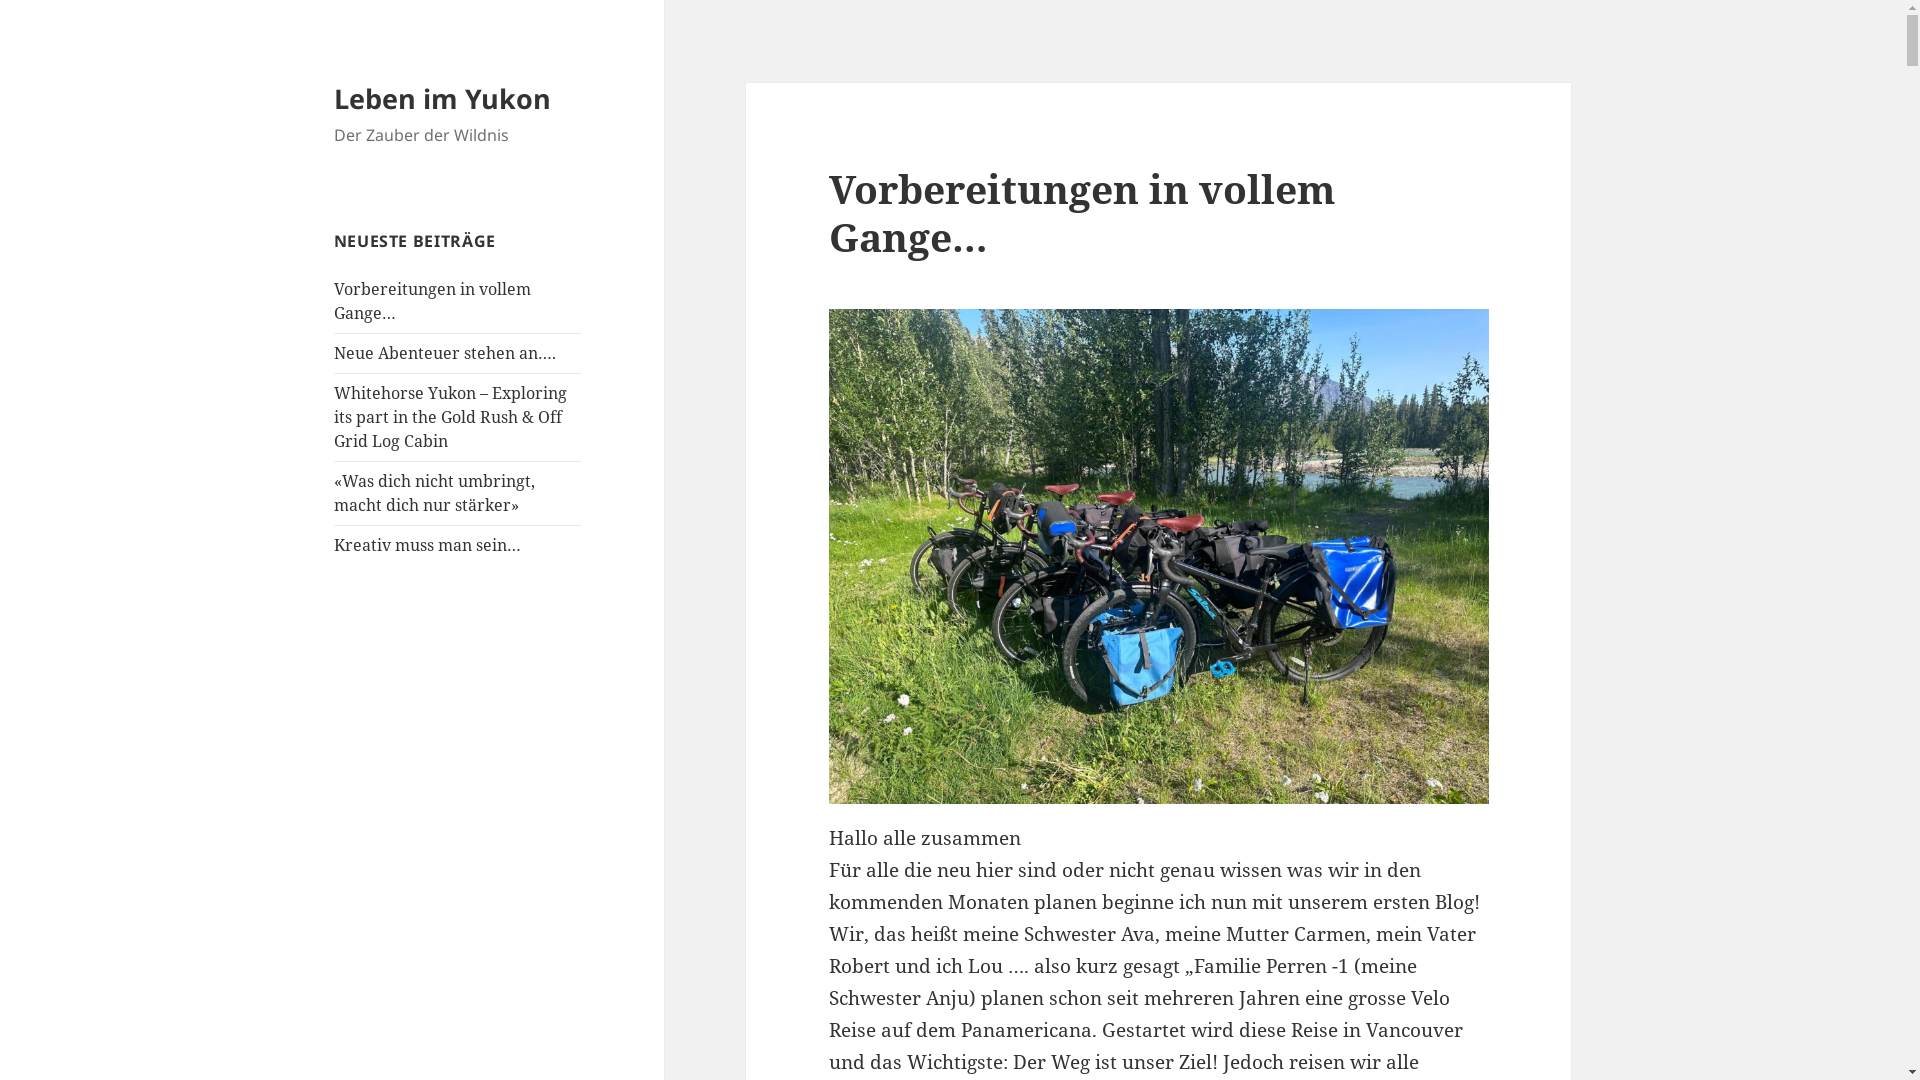 This screenshot has width=1920, height=1080. What do you see at coordinates (441, 98) in the screenshot?
I see `'Leben im Yukon'` at bounding box center [441, 98].